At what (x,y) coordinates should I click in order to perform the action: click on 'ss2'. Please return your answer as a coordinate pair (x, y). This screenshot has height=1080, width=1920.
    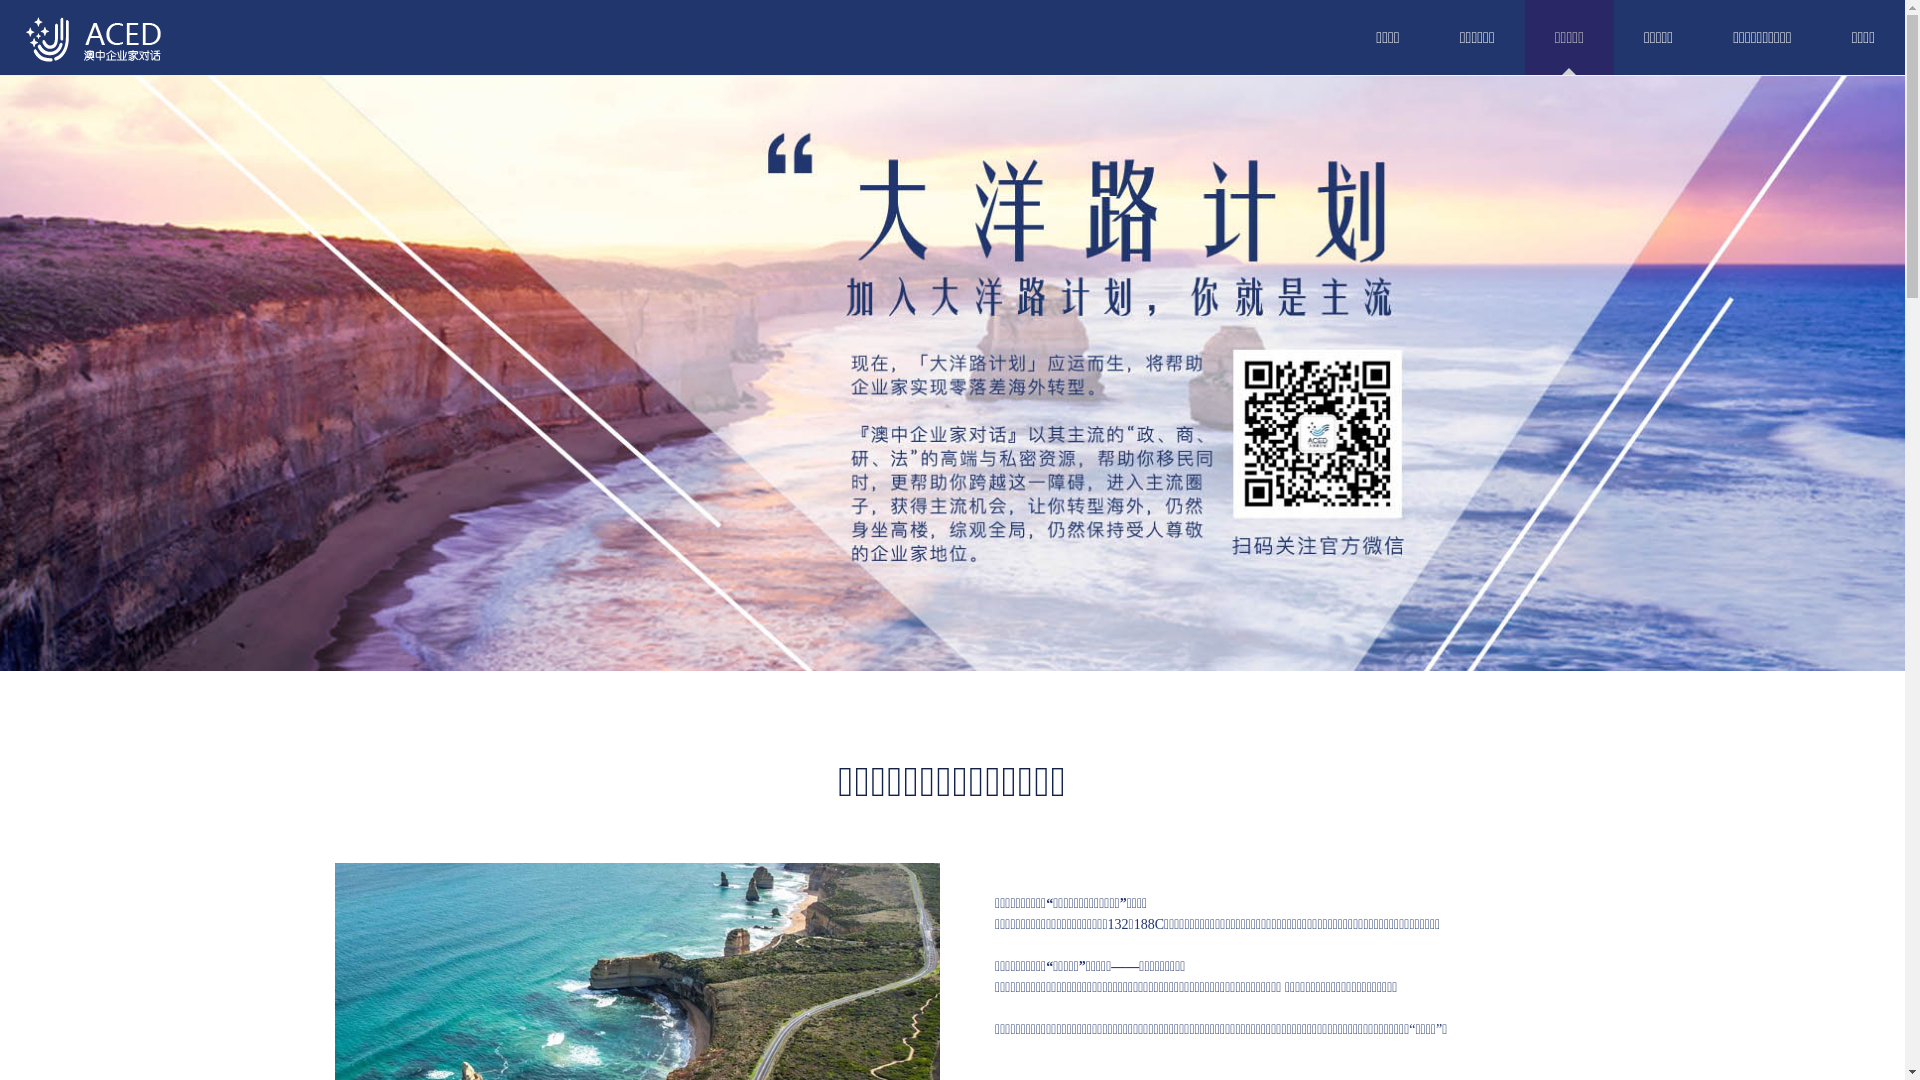
    Looking at the image, I should click on (951, 373).